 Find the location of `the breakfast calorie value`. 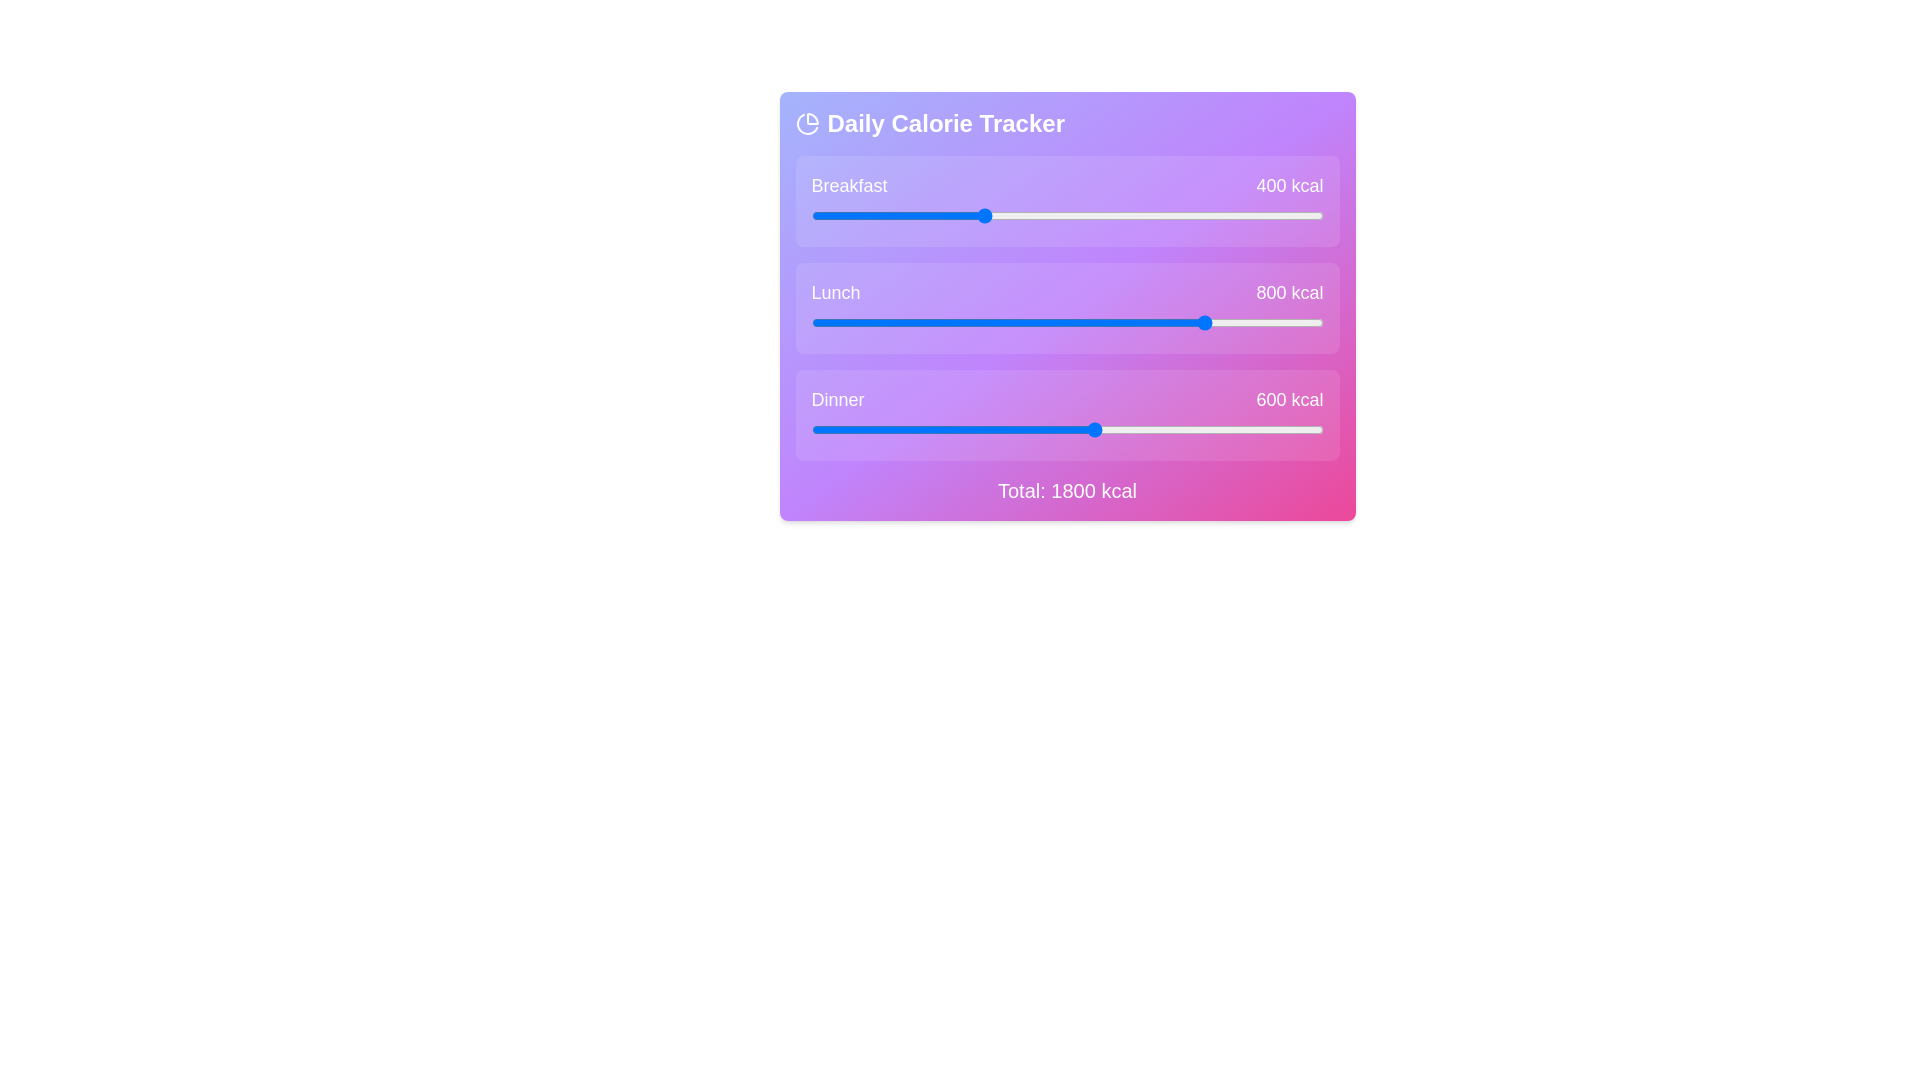

the breakfast calorie value is located at coordinates (1074, 216).